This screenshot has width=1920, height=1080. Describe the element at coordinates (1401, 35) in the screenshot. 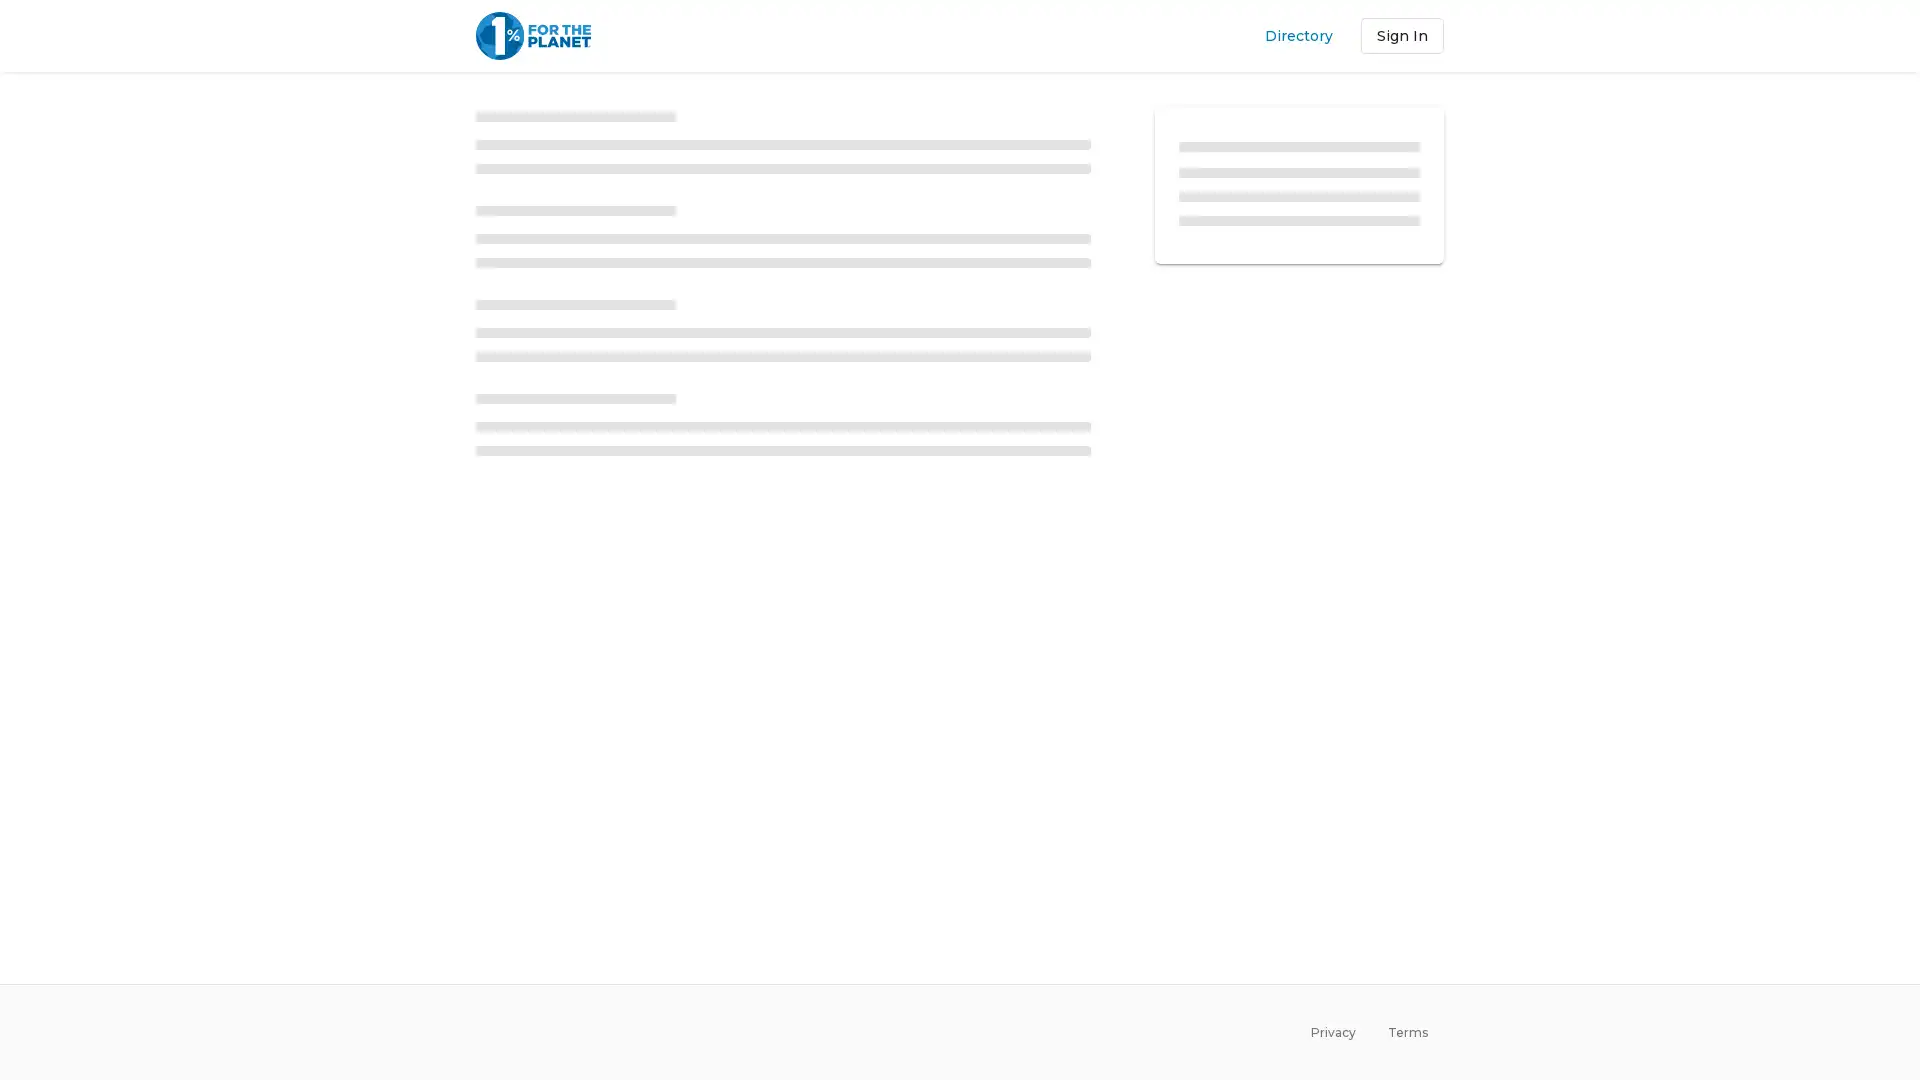

I see `Sign In` at that location.